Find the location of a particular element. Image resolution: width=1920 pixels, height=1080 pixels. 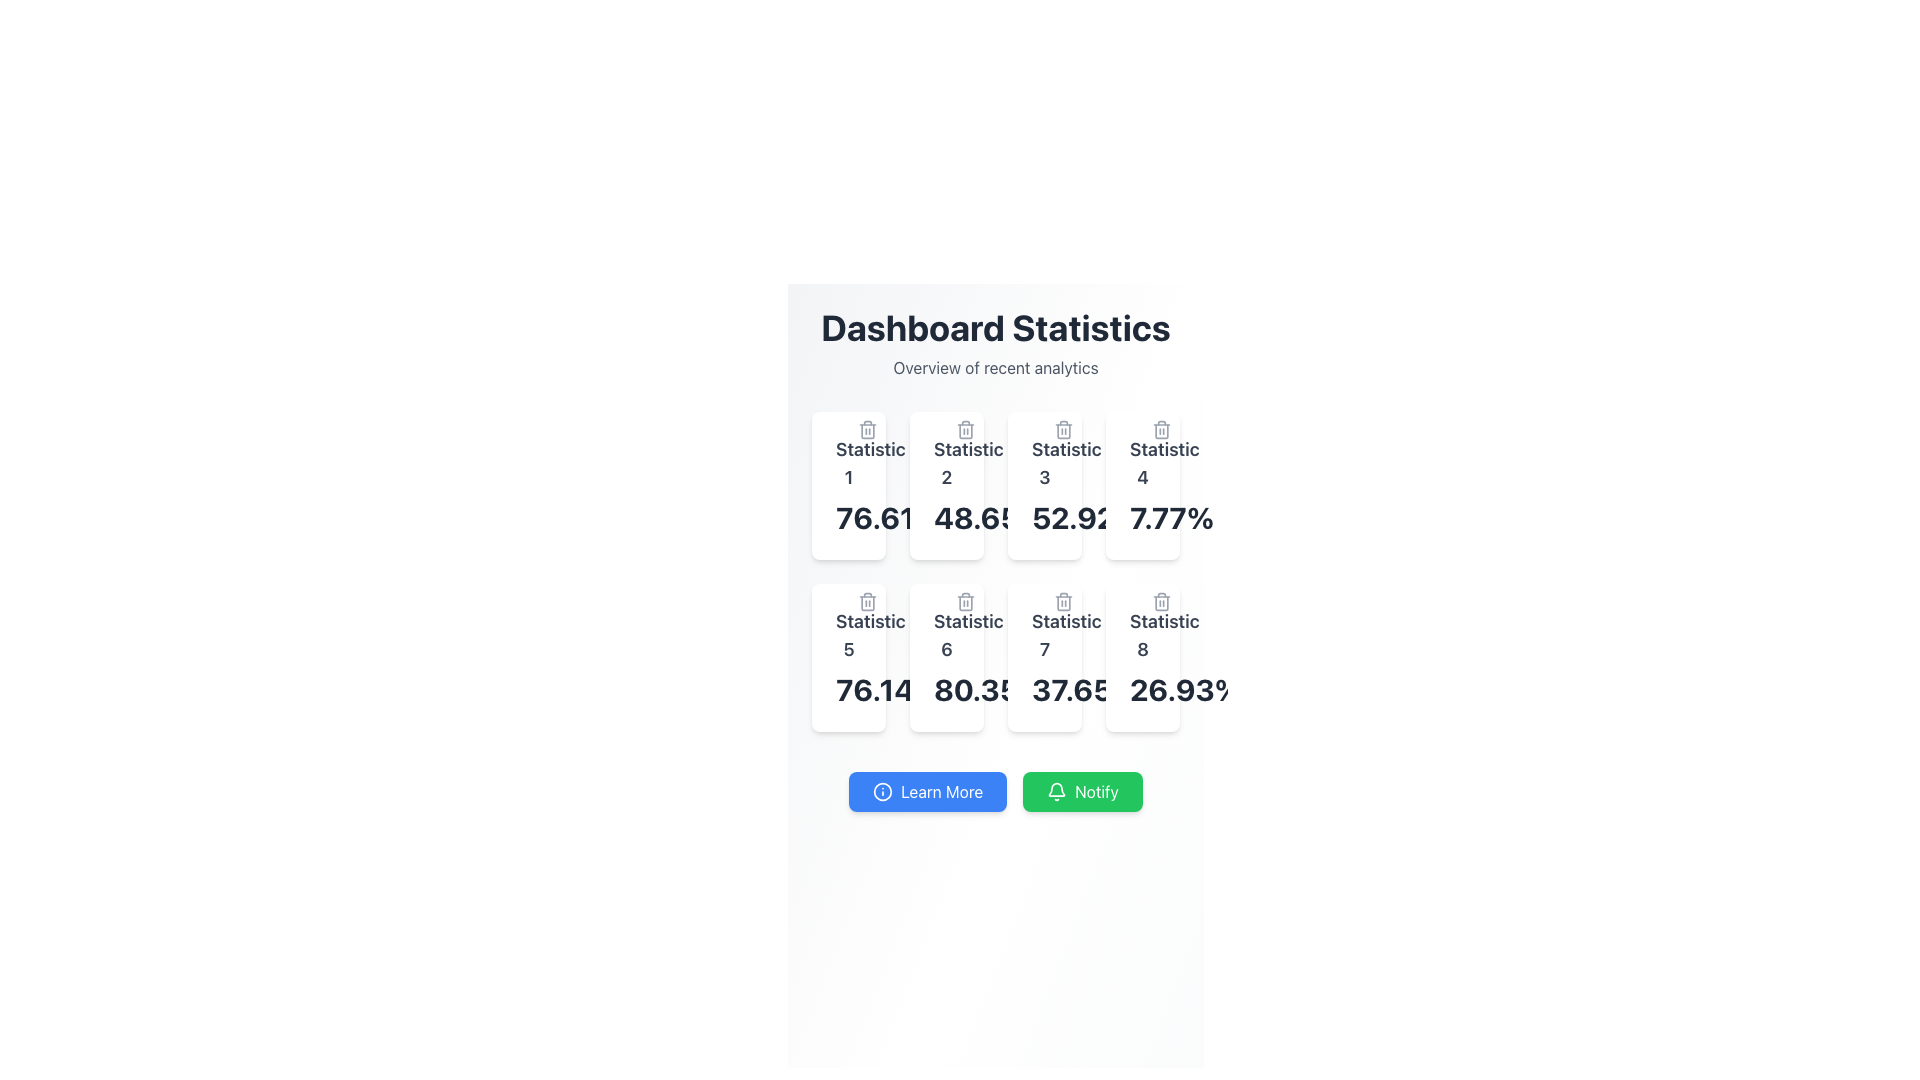

the text label displaying 'Statistic 1' is located at coordinates (849, 463).